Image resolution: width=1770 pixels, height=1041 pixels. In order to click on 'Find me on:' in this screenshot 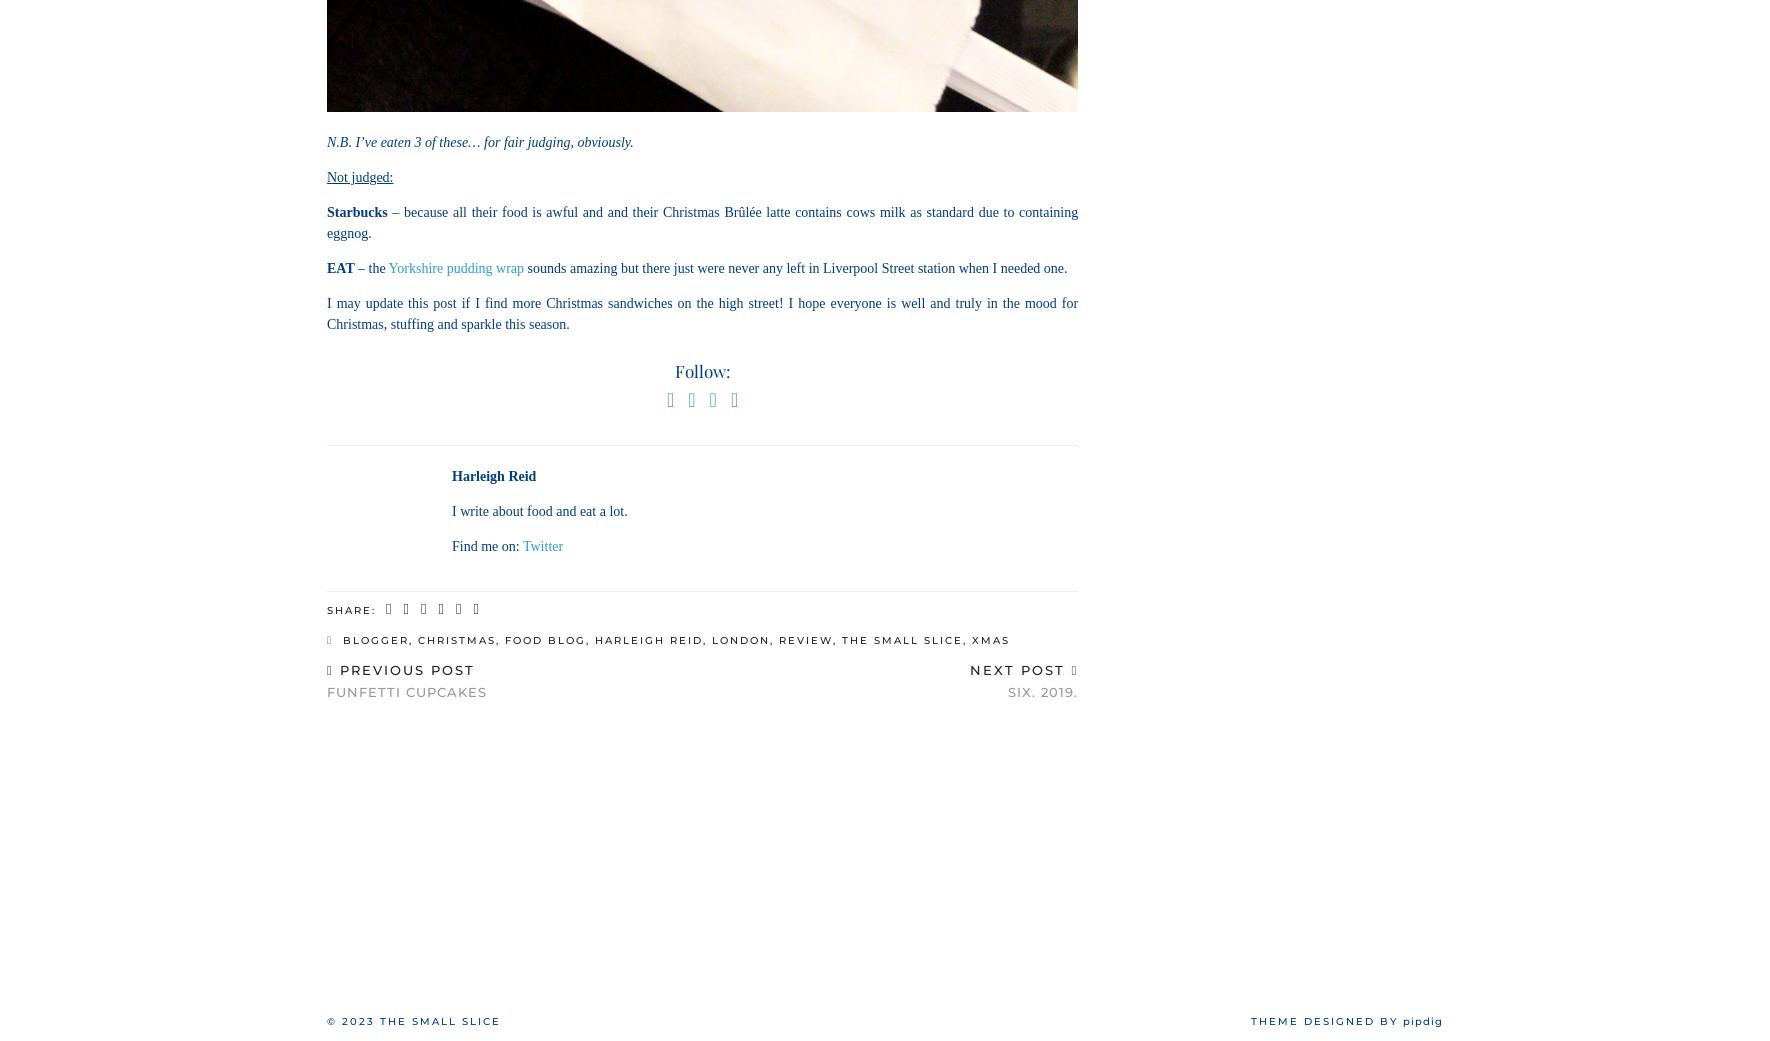, I will do `click(486, 545)`.